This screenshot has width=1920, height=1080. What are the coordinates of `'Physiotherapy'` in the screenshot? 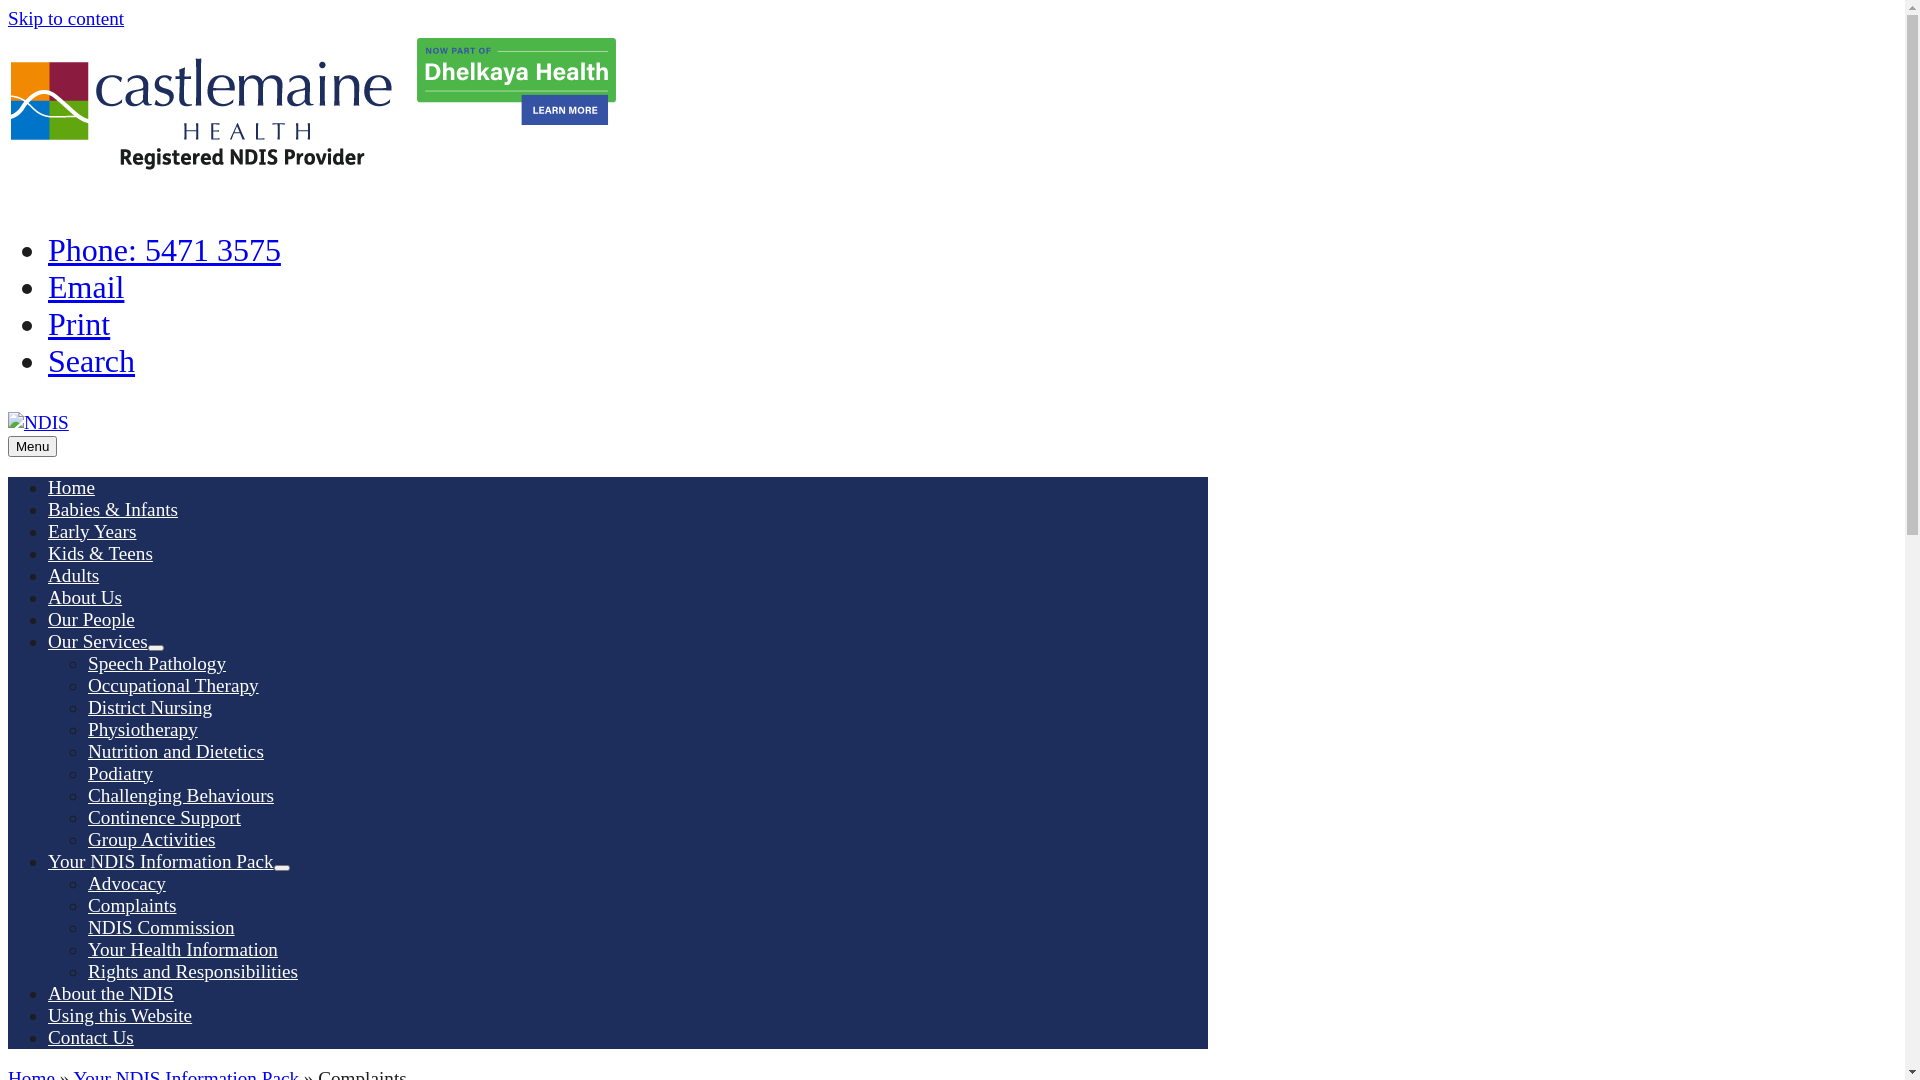 It's located at (142, 729).